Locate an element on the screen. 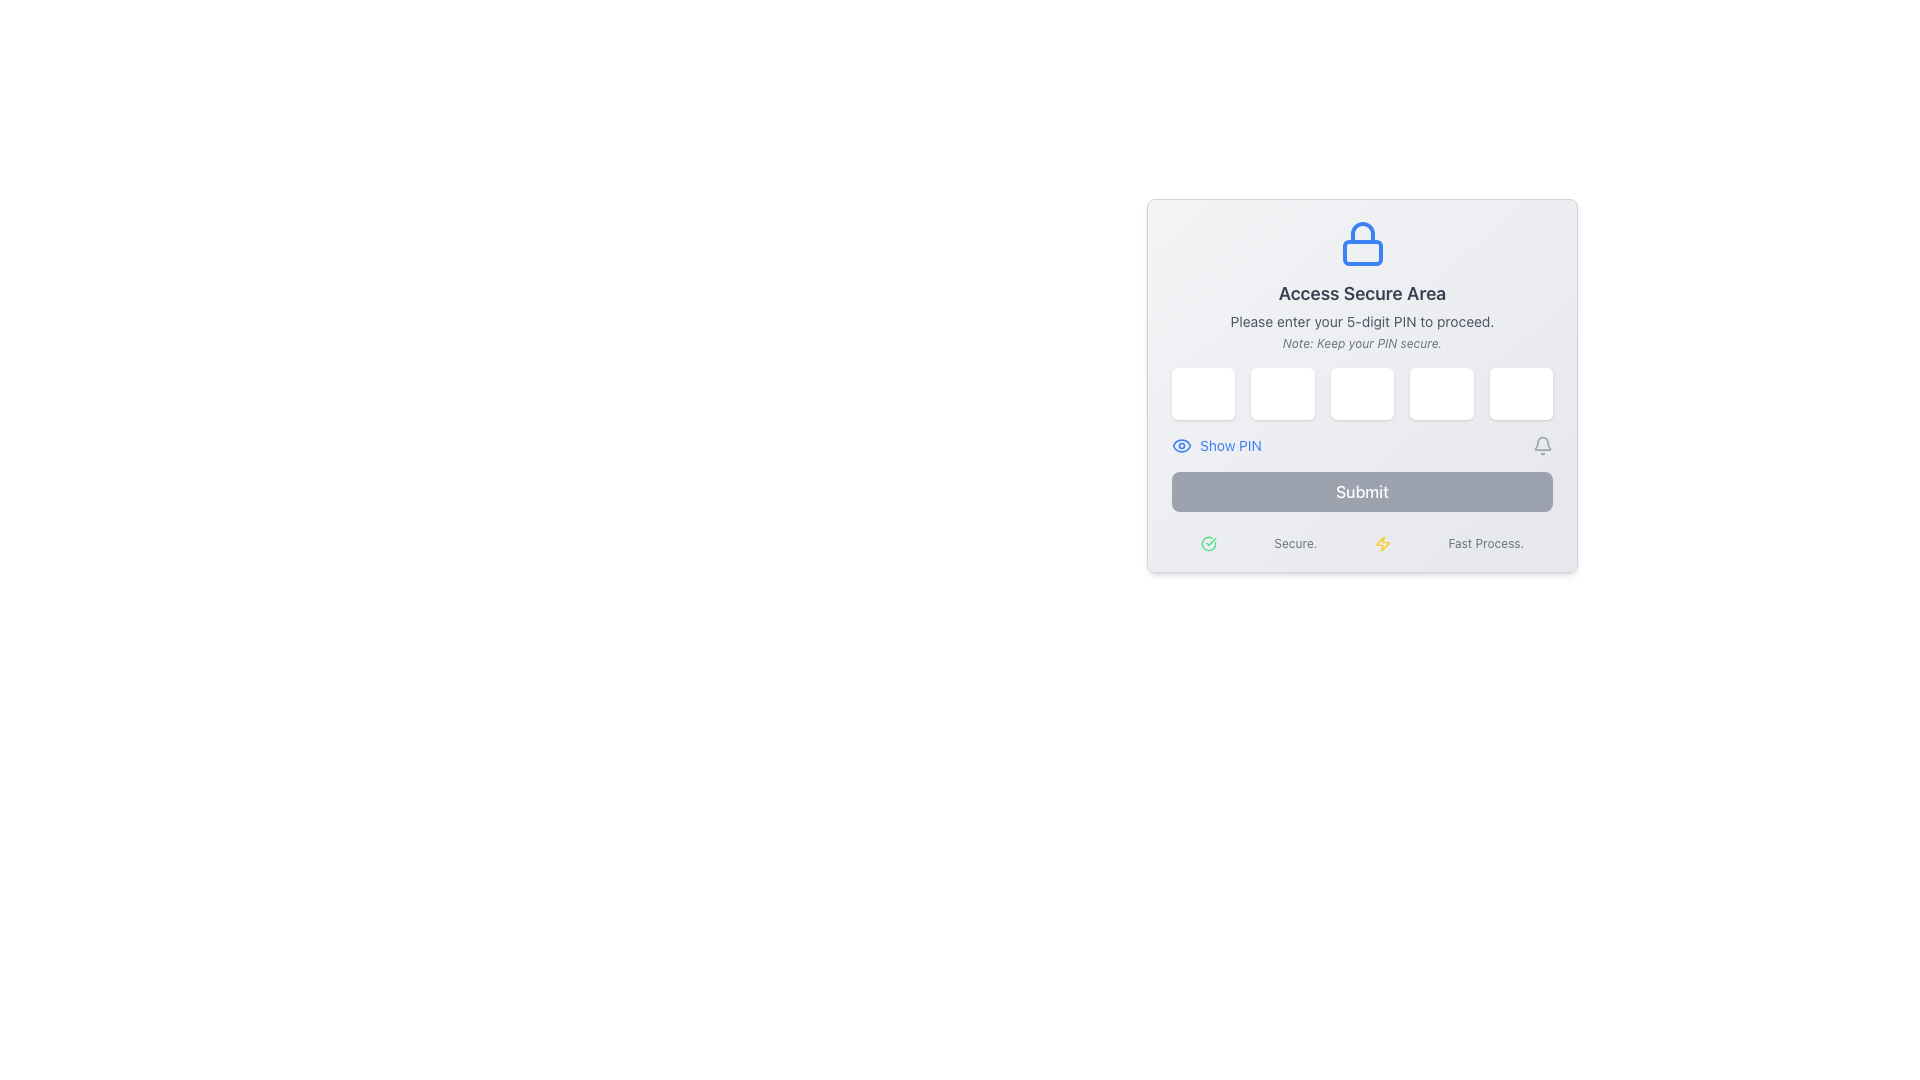 This screenshot has width=1920, height=1080. the bell icon that serves as a status or notification indicator, located to the right of the 'Show PIN' text, which is below the PIN input fields is located at coordinates (1541, 445).